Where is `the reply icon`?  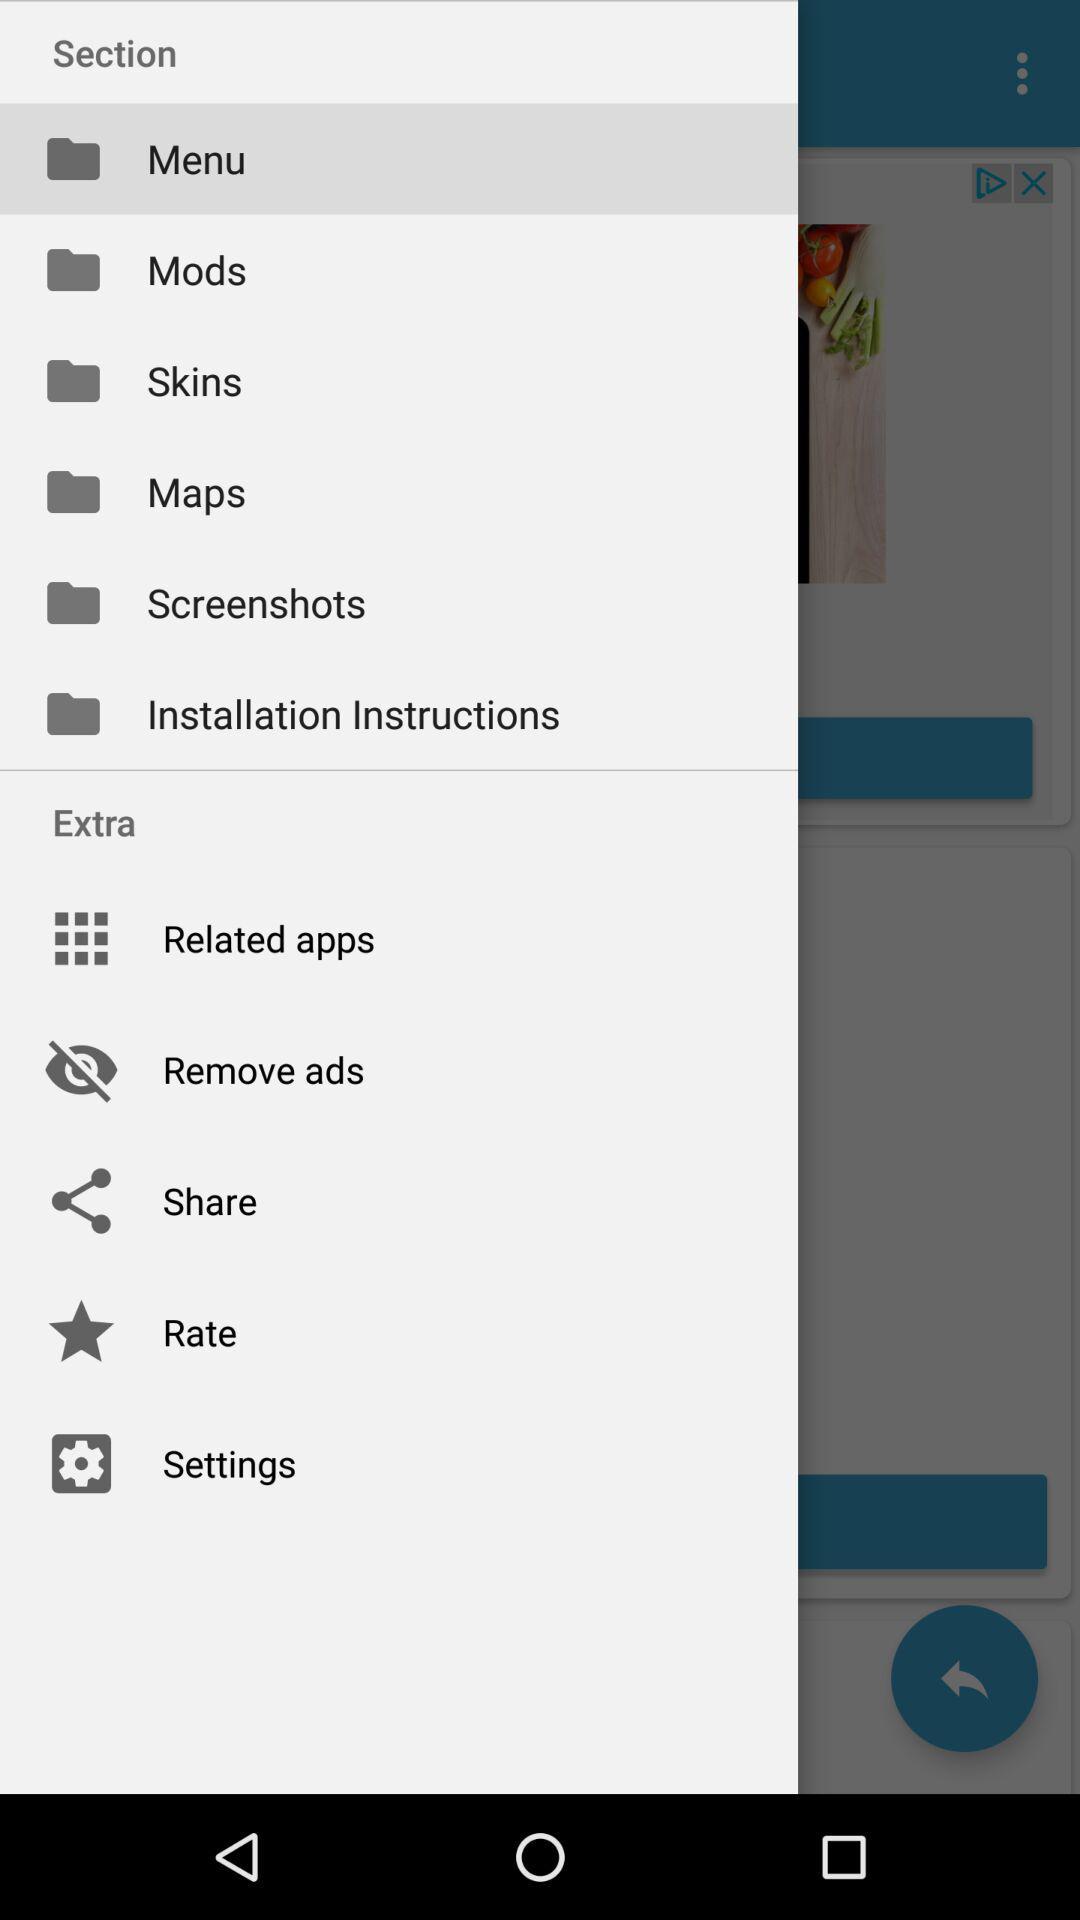 the reply icon is located at coordinates (963, 1678).